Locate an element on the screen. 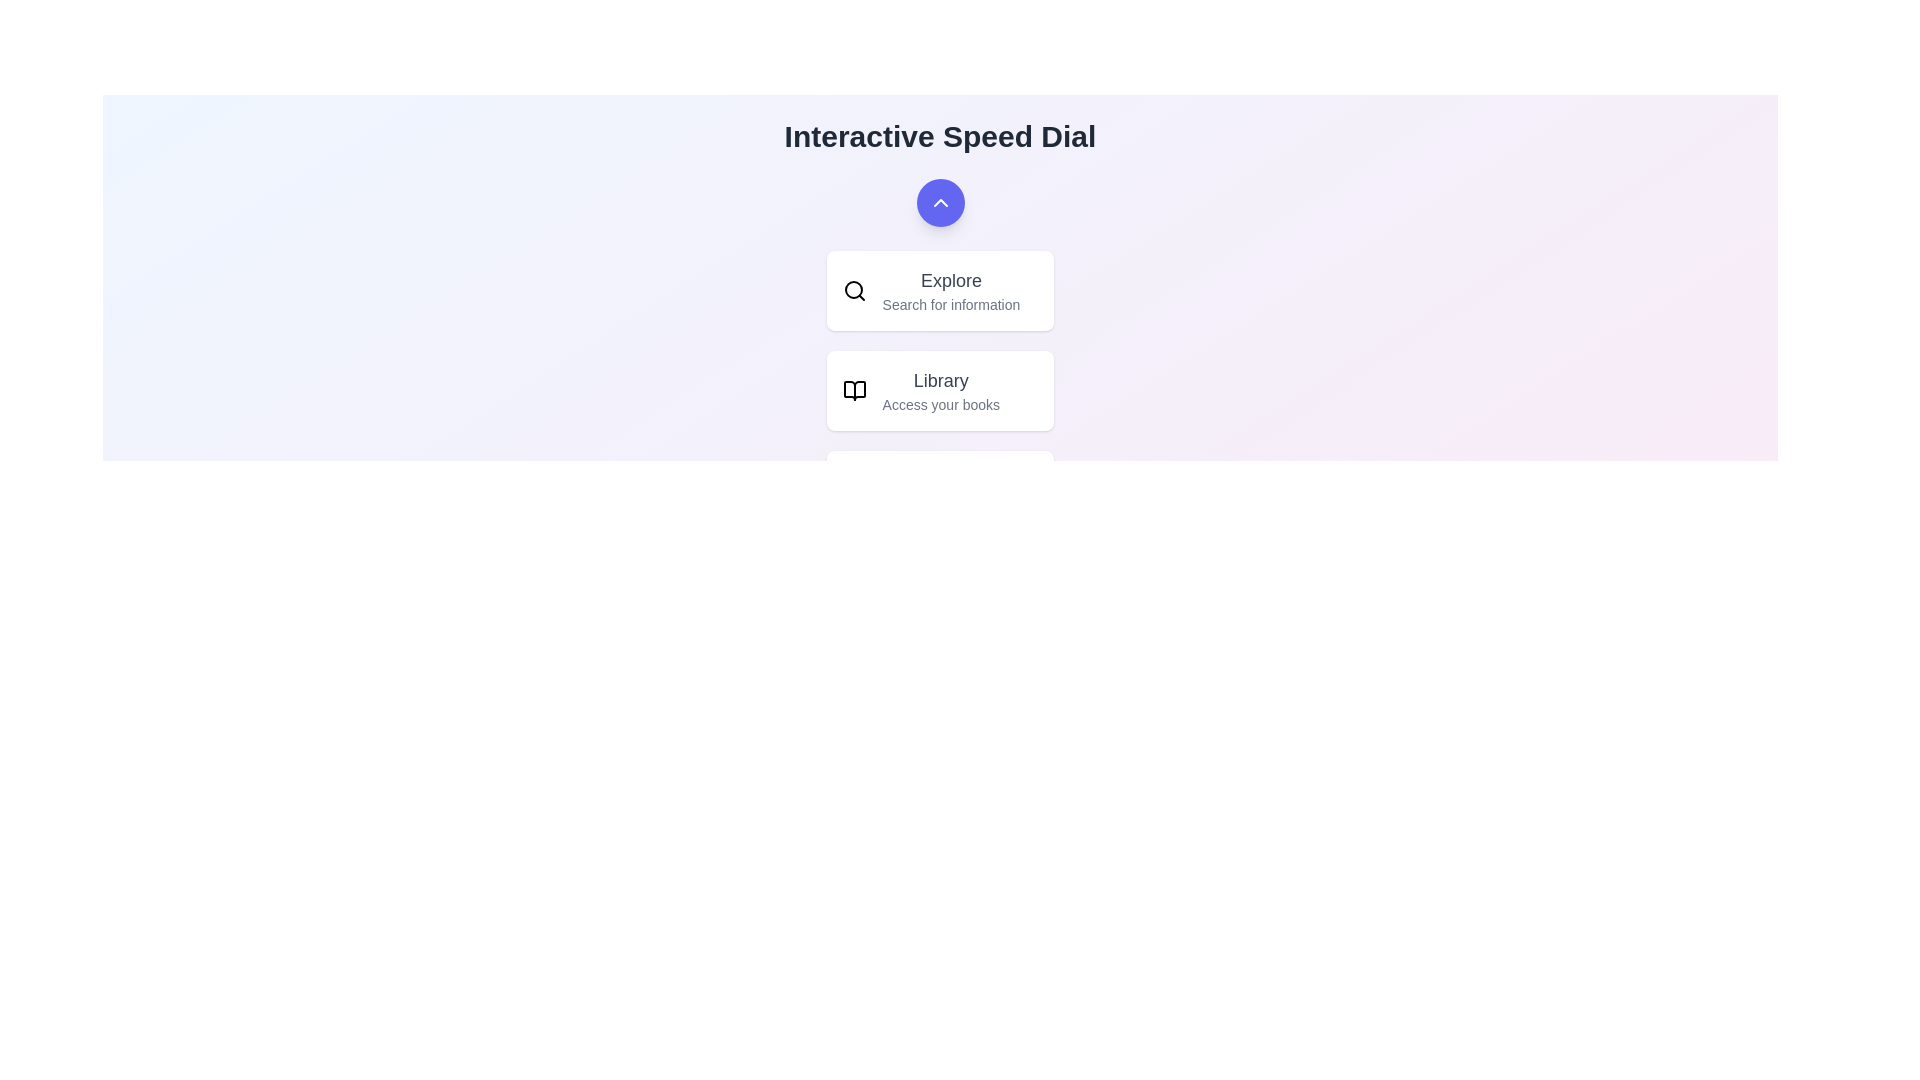  the 'Explore' button to initiate a search for information is located at coordinates (939, 290).